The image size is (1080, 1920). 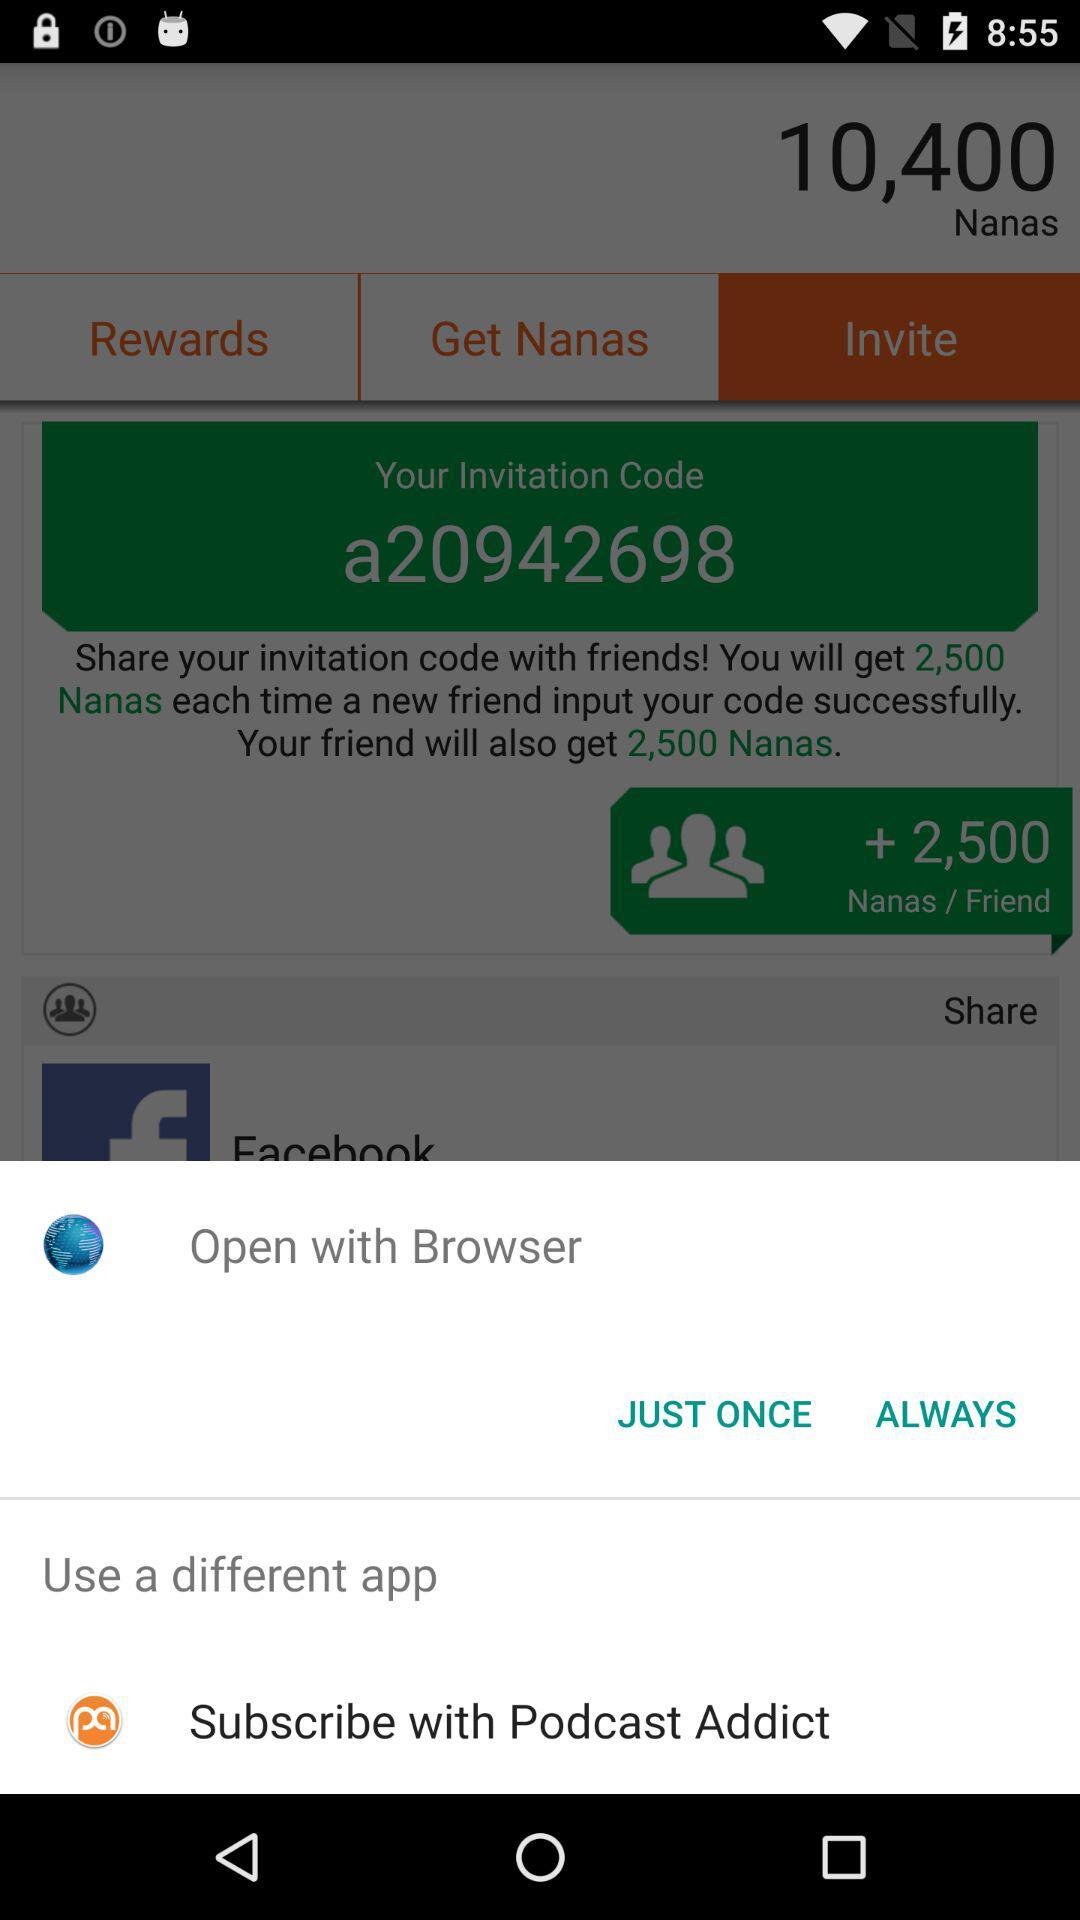 I want to click on the button to the right of just once item, so click(x=945, y=1411).